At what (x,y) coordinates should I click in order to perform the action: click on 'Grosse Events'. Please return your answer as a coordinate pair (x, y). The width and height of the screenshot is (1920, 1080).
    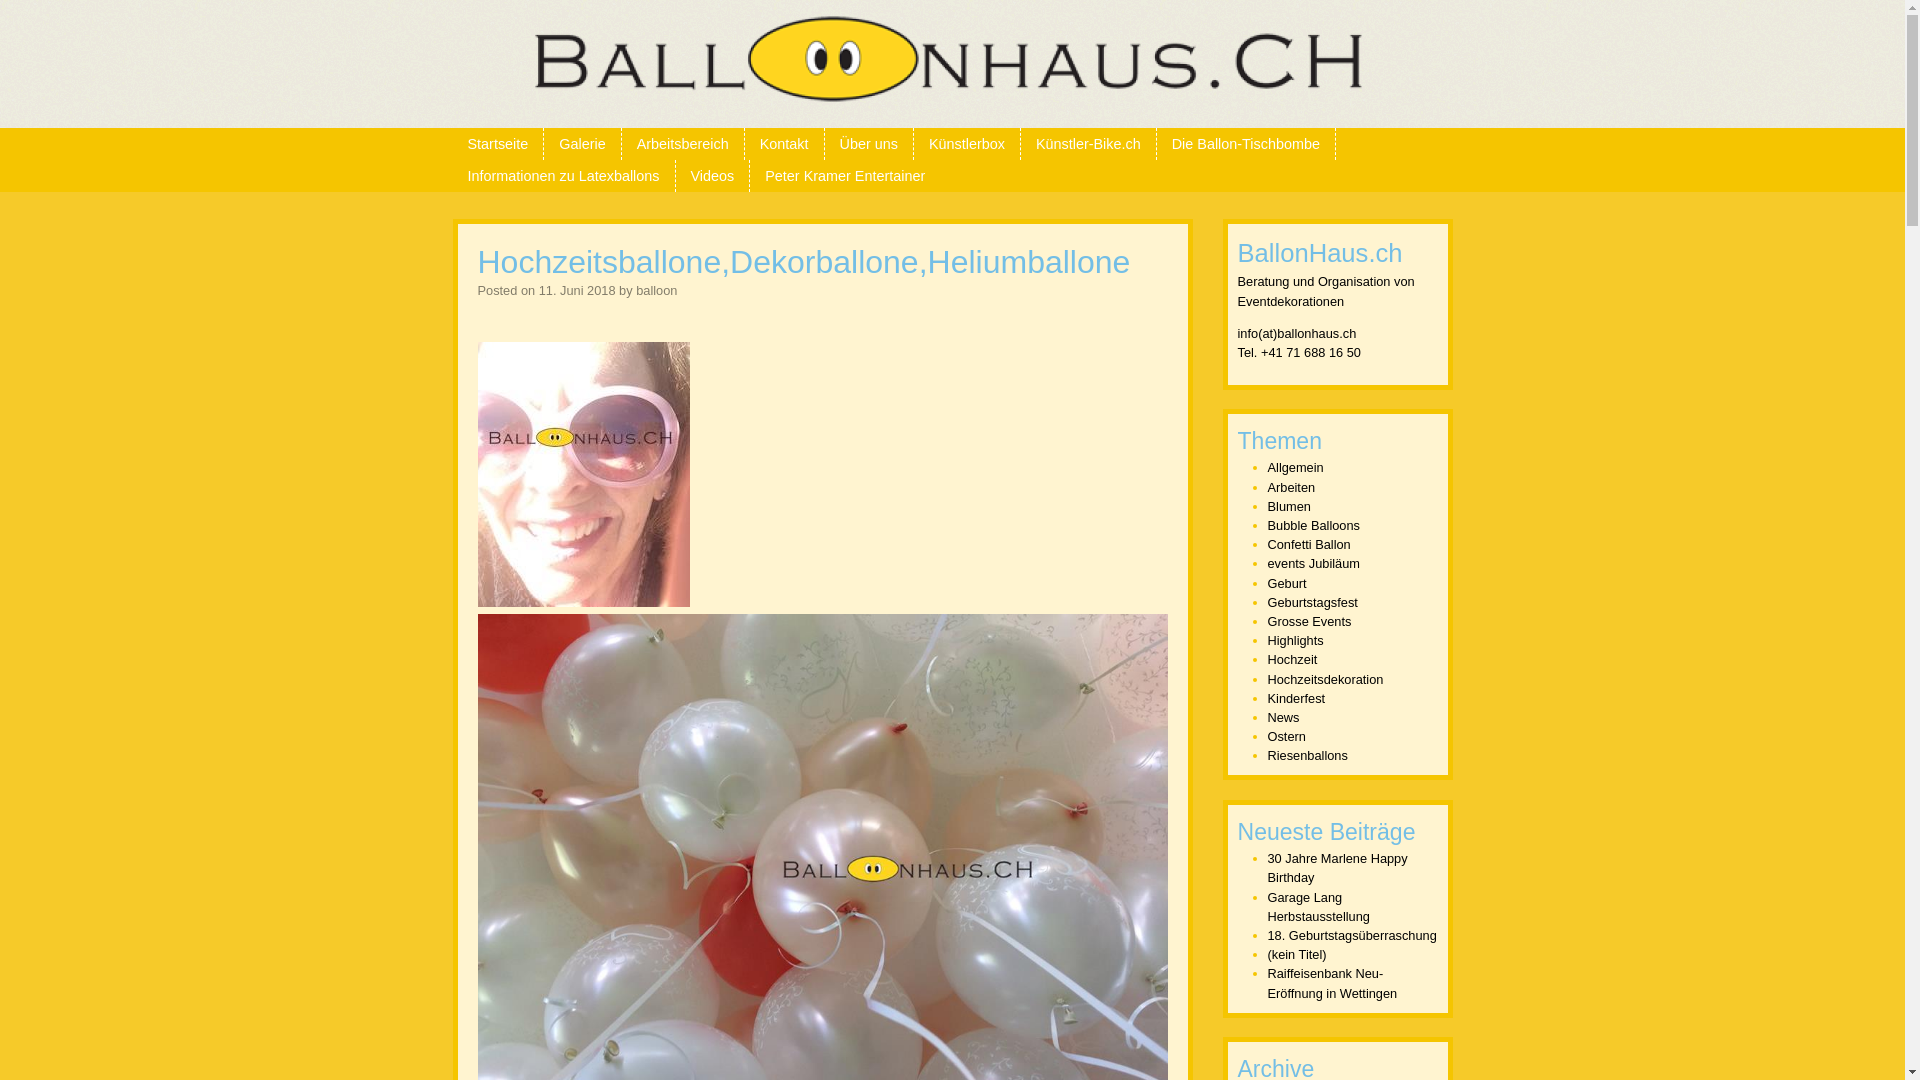
    Looking at the image, I should click on (1266, 620).